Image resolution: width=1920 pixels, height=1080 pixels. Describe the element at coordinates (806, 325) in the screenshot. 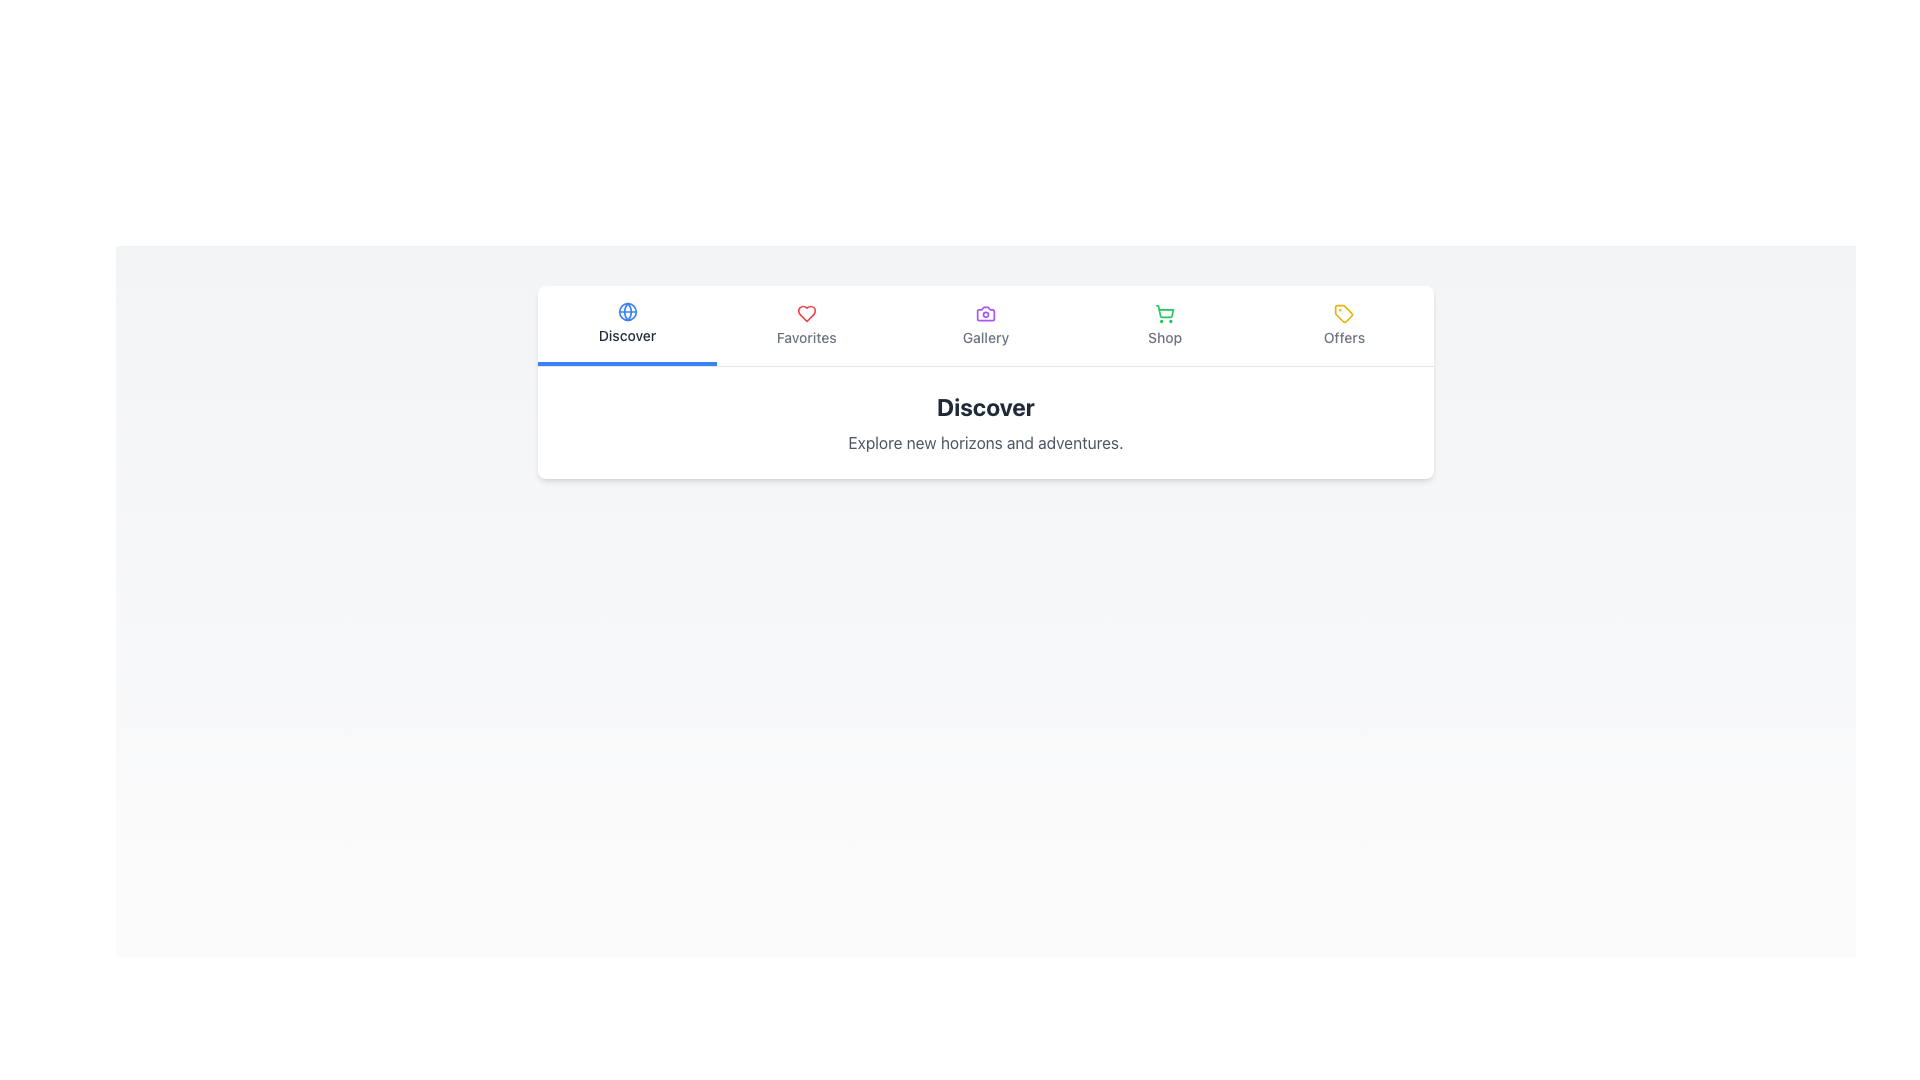

I see `the 'Favorites' button located in the horizontal navigation bar, positioned to the right of the 'Discover' tab and to the left of the 'Gallery' tab` at that location.